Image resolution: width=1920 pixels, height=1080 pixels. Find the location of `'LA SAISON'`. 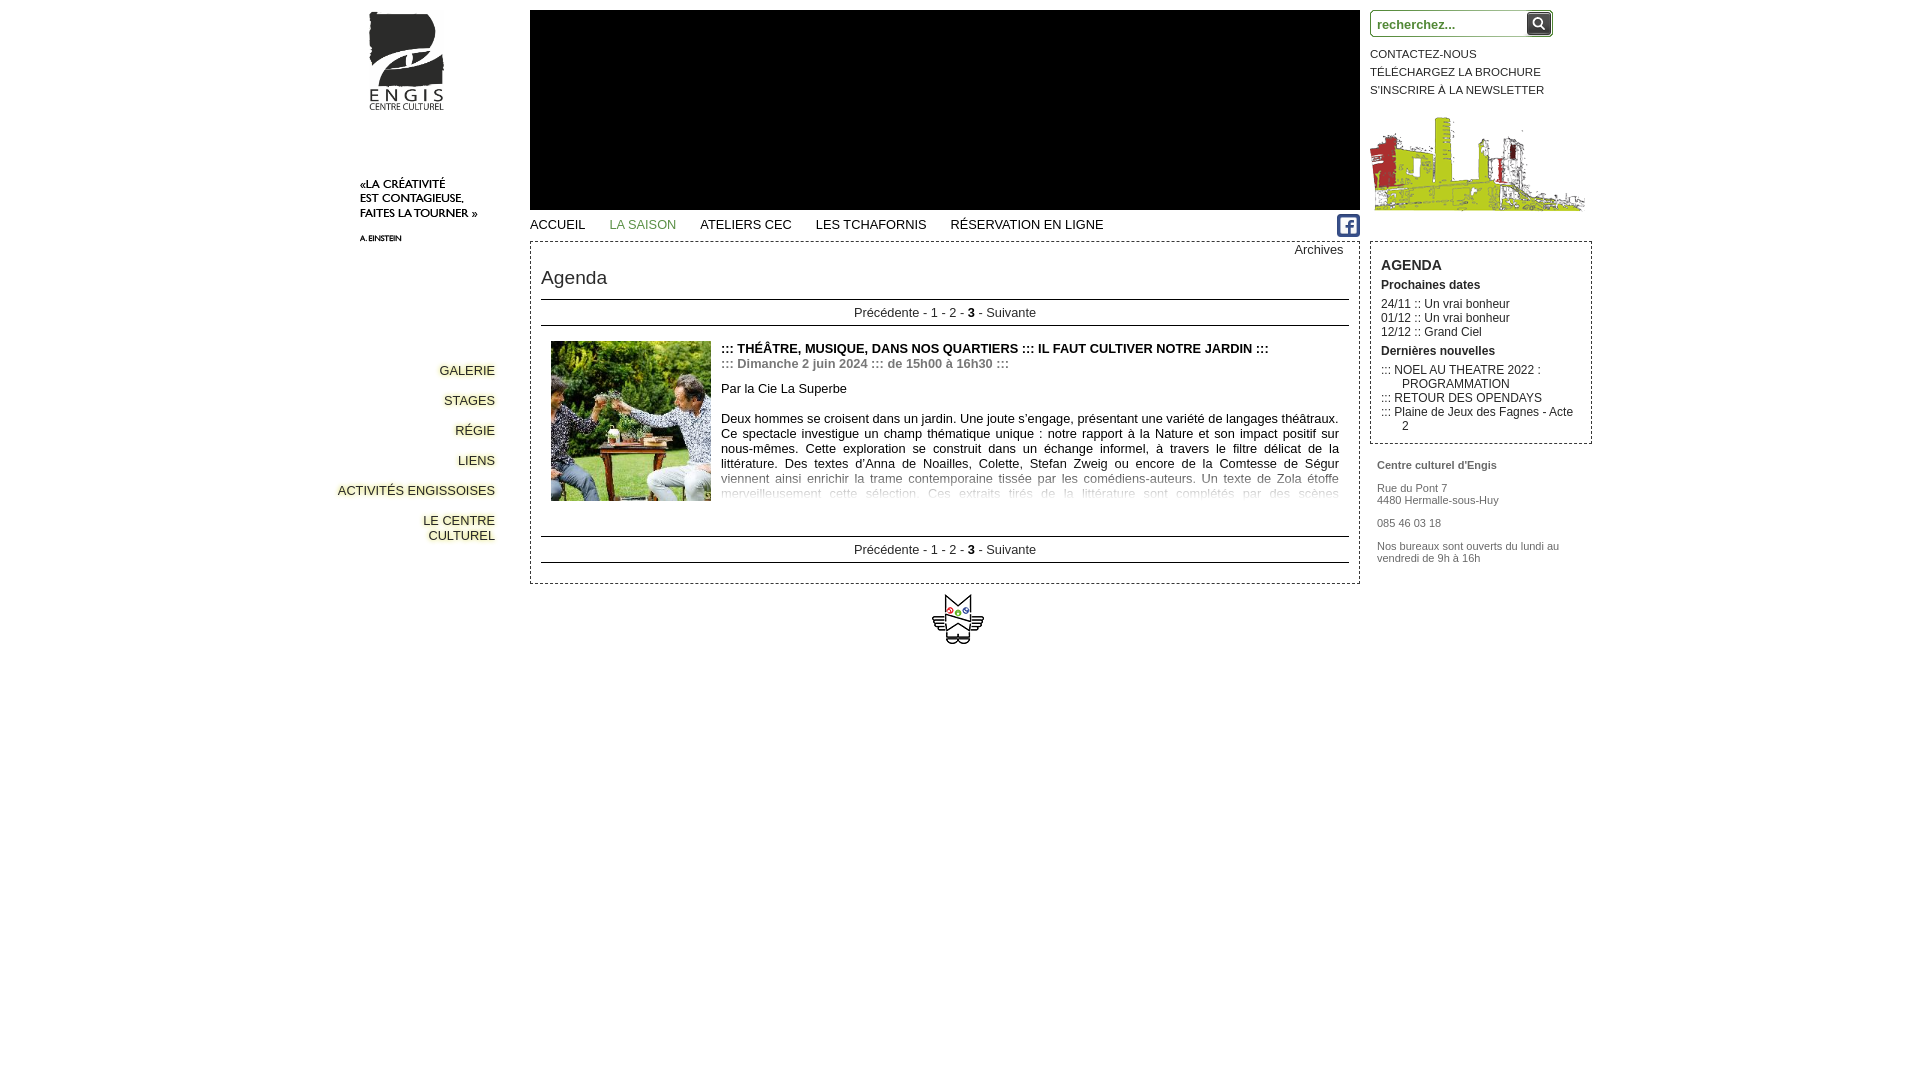

'LA SAISON' is located at coordinates (654, 225).